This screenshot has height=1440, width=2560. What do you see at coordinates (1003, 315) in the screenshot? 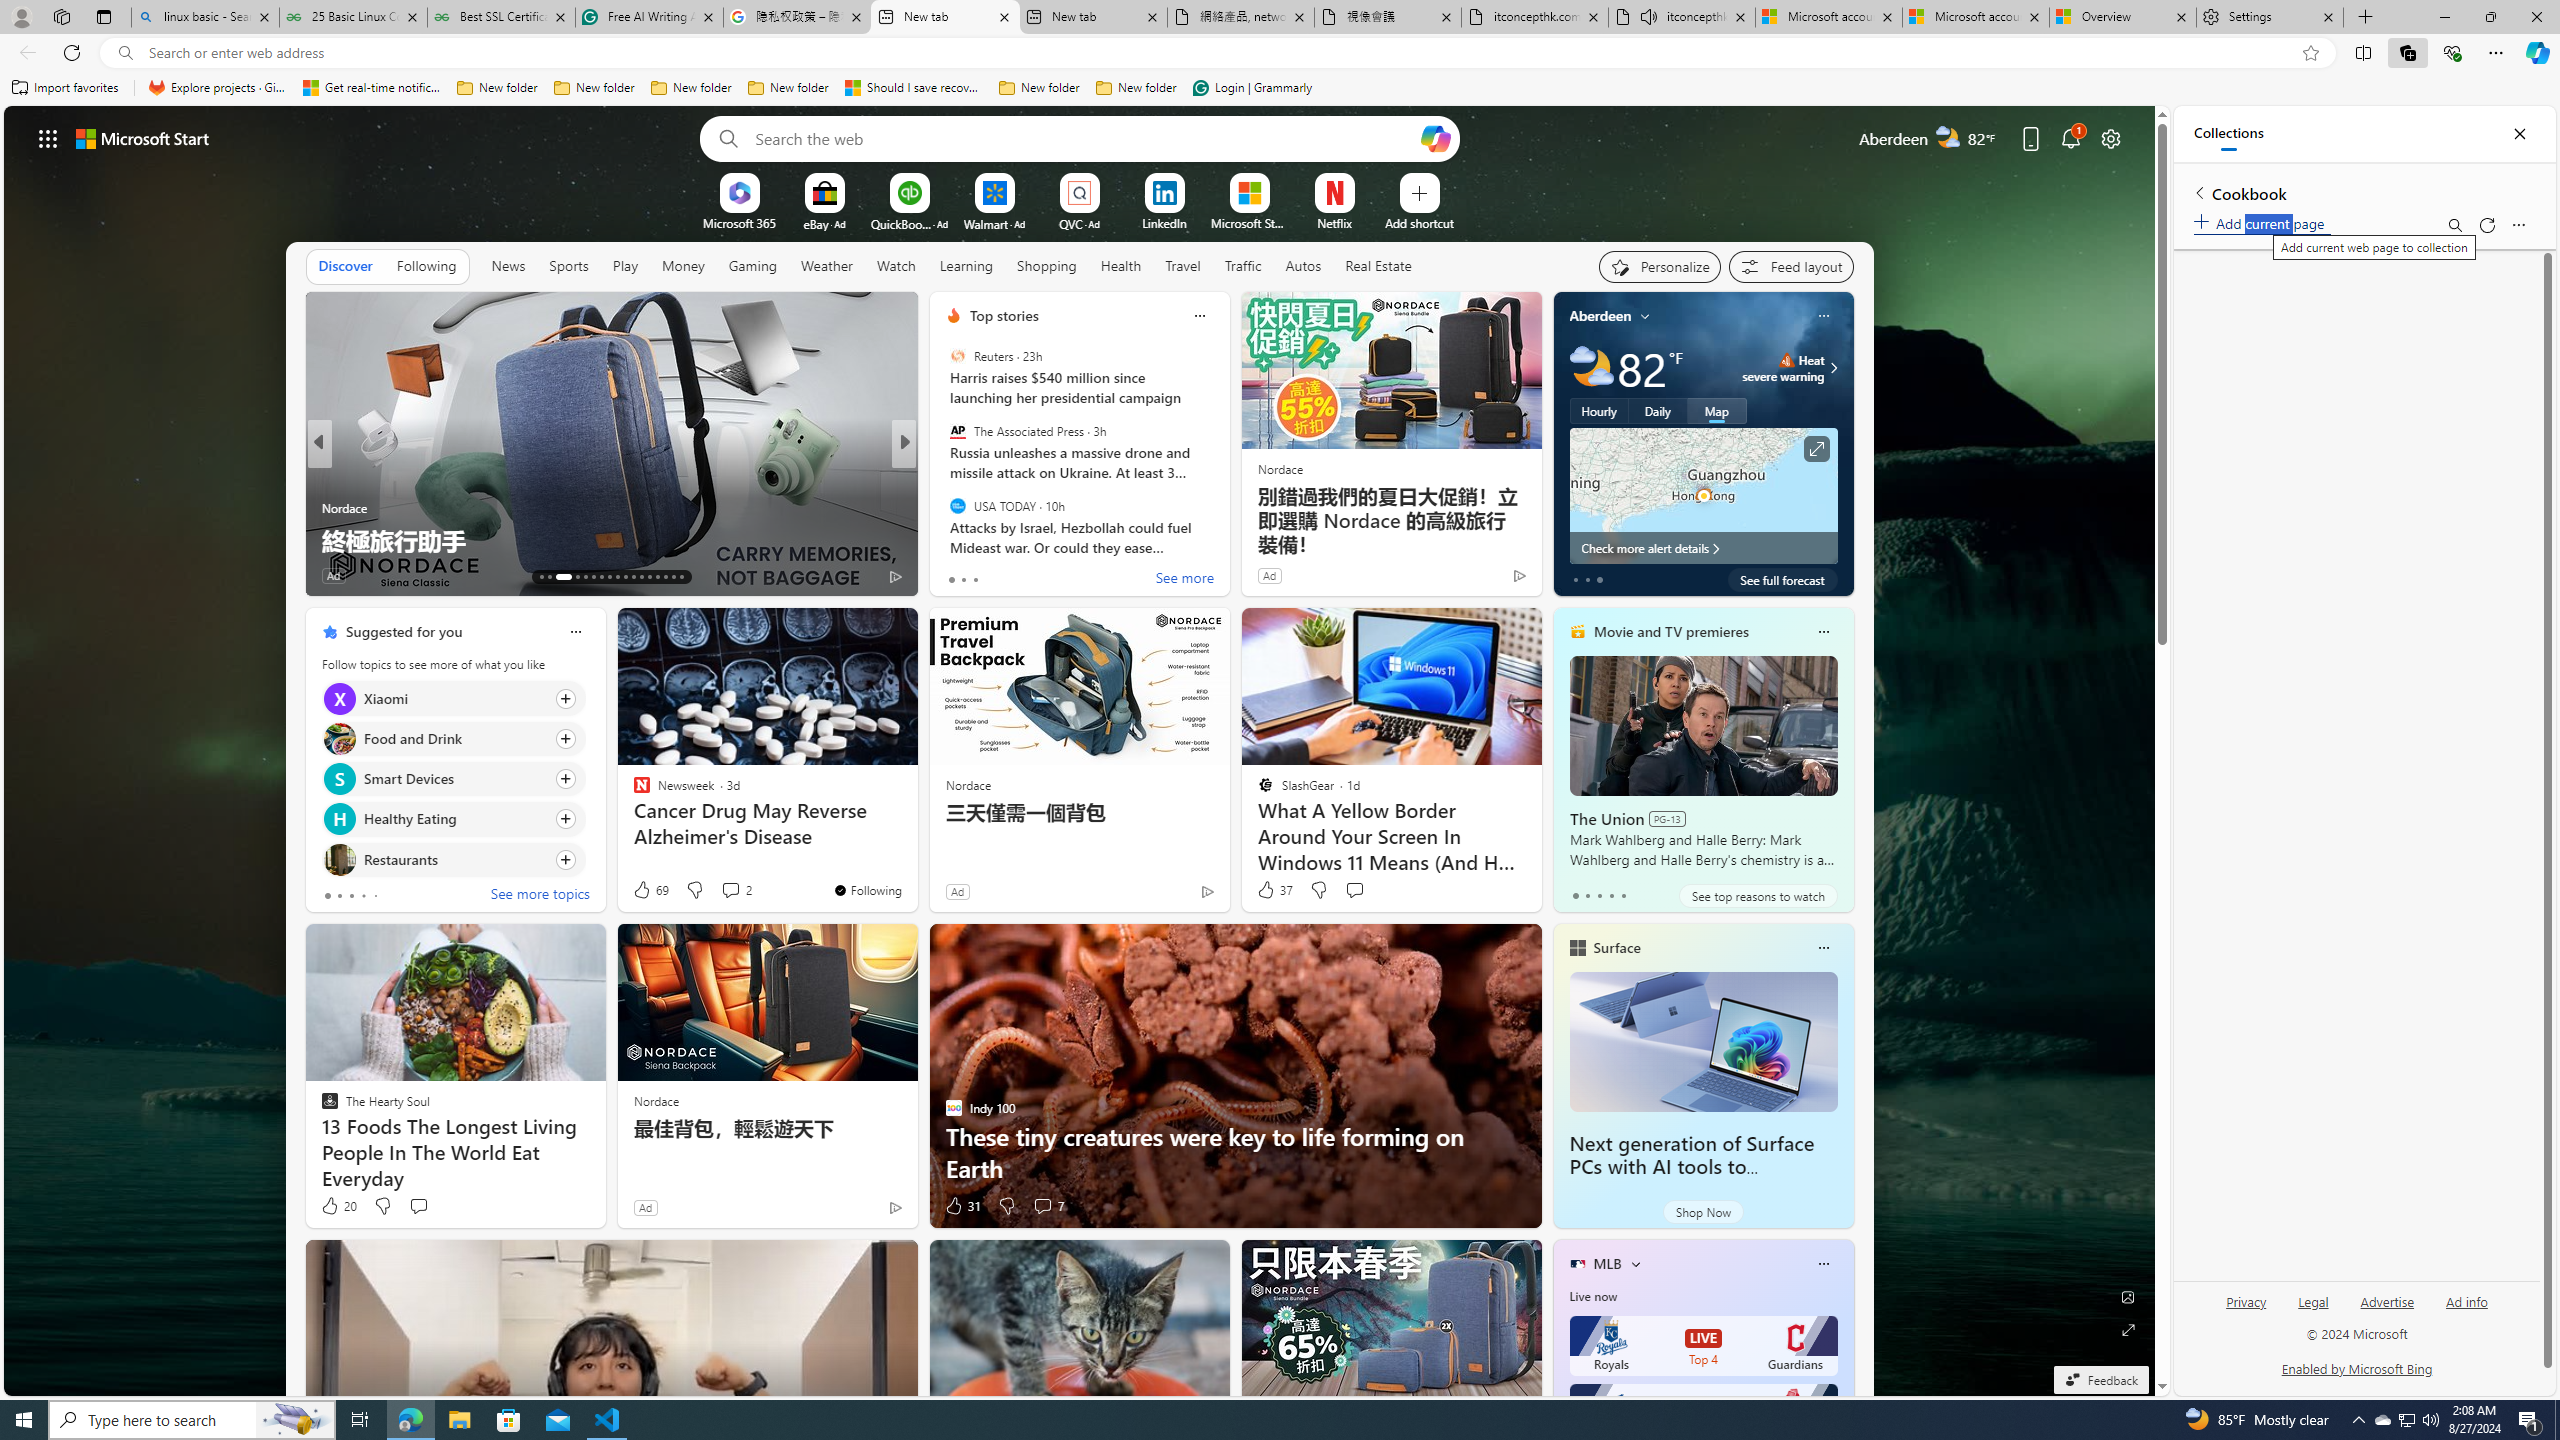
I see `'Top stories'` at bounding box center [1003, 315].